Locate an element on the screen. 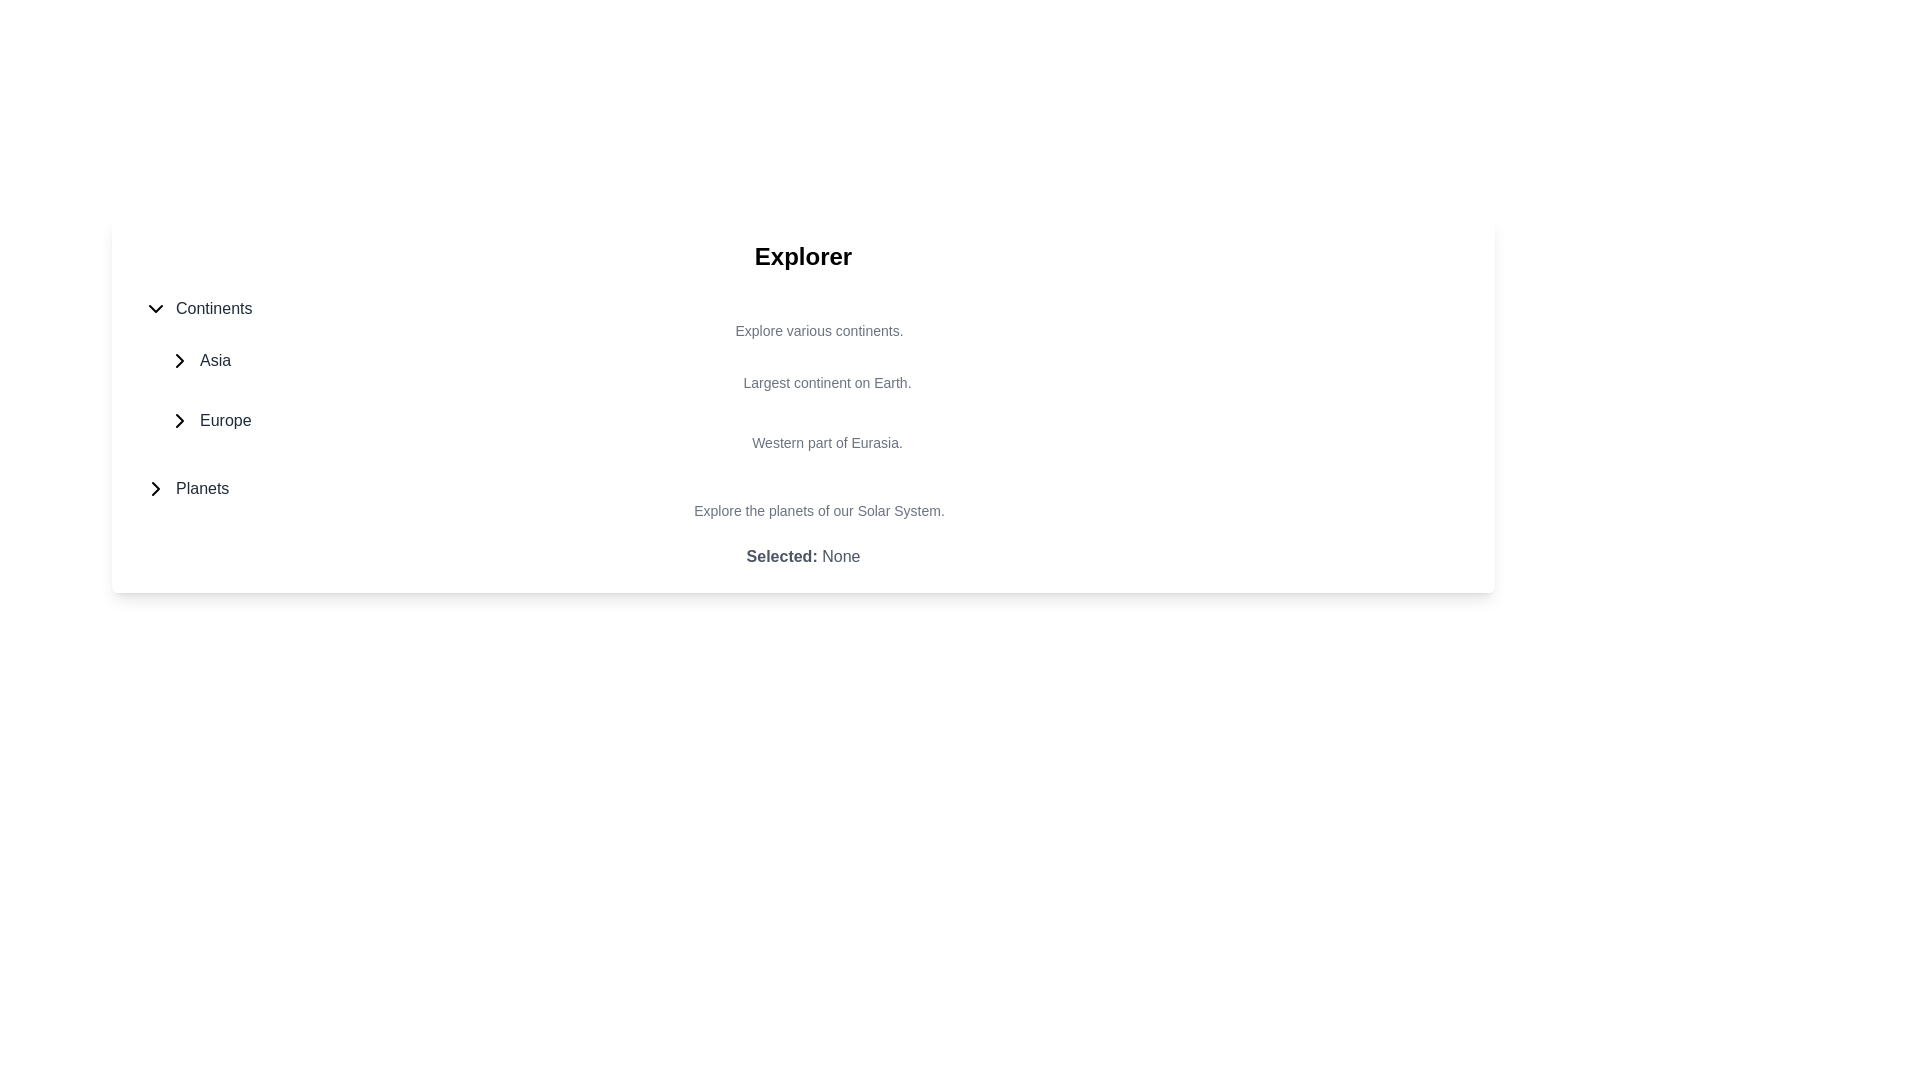  the toggle icon located to the left of the text label 'Continents' is located at coordinates (155, 308).